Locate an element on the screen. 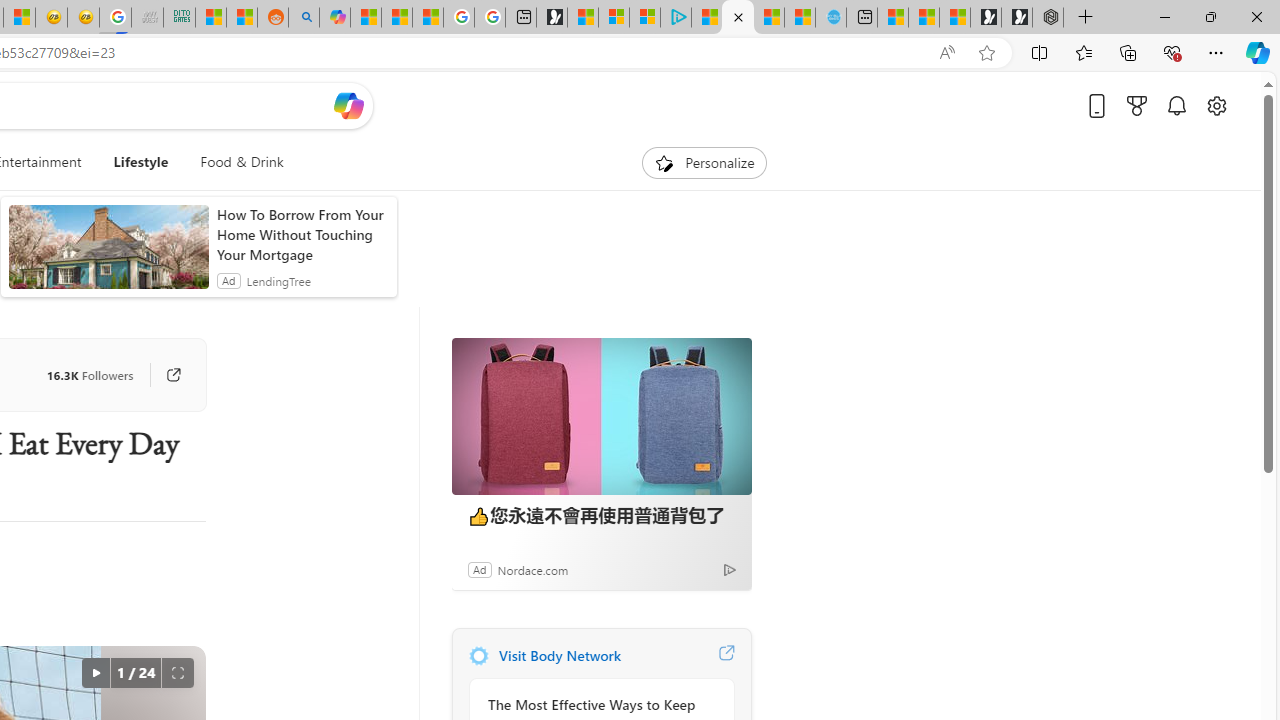 Image resolution: width=1280 pixels, height=720 pixels. 'Go to publisher' is located at coordinates (173, 375).